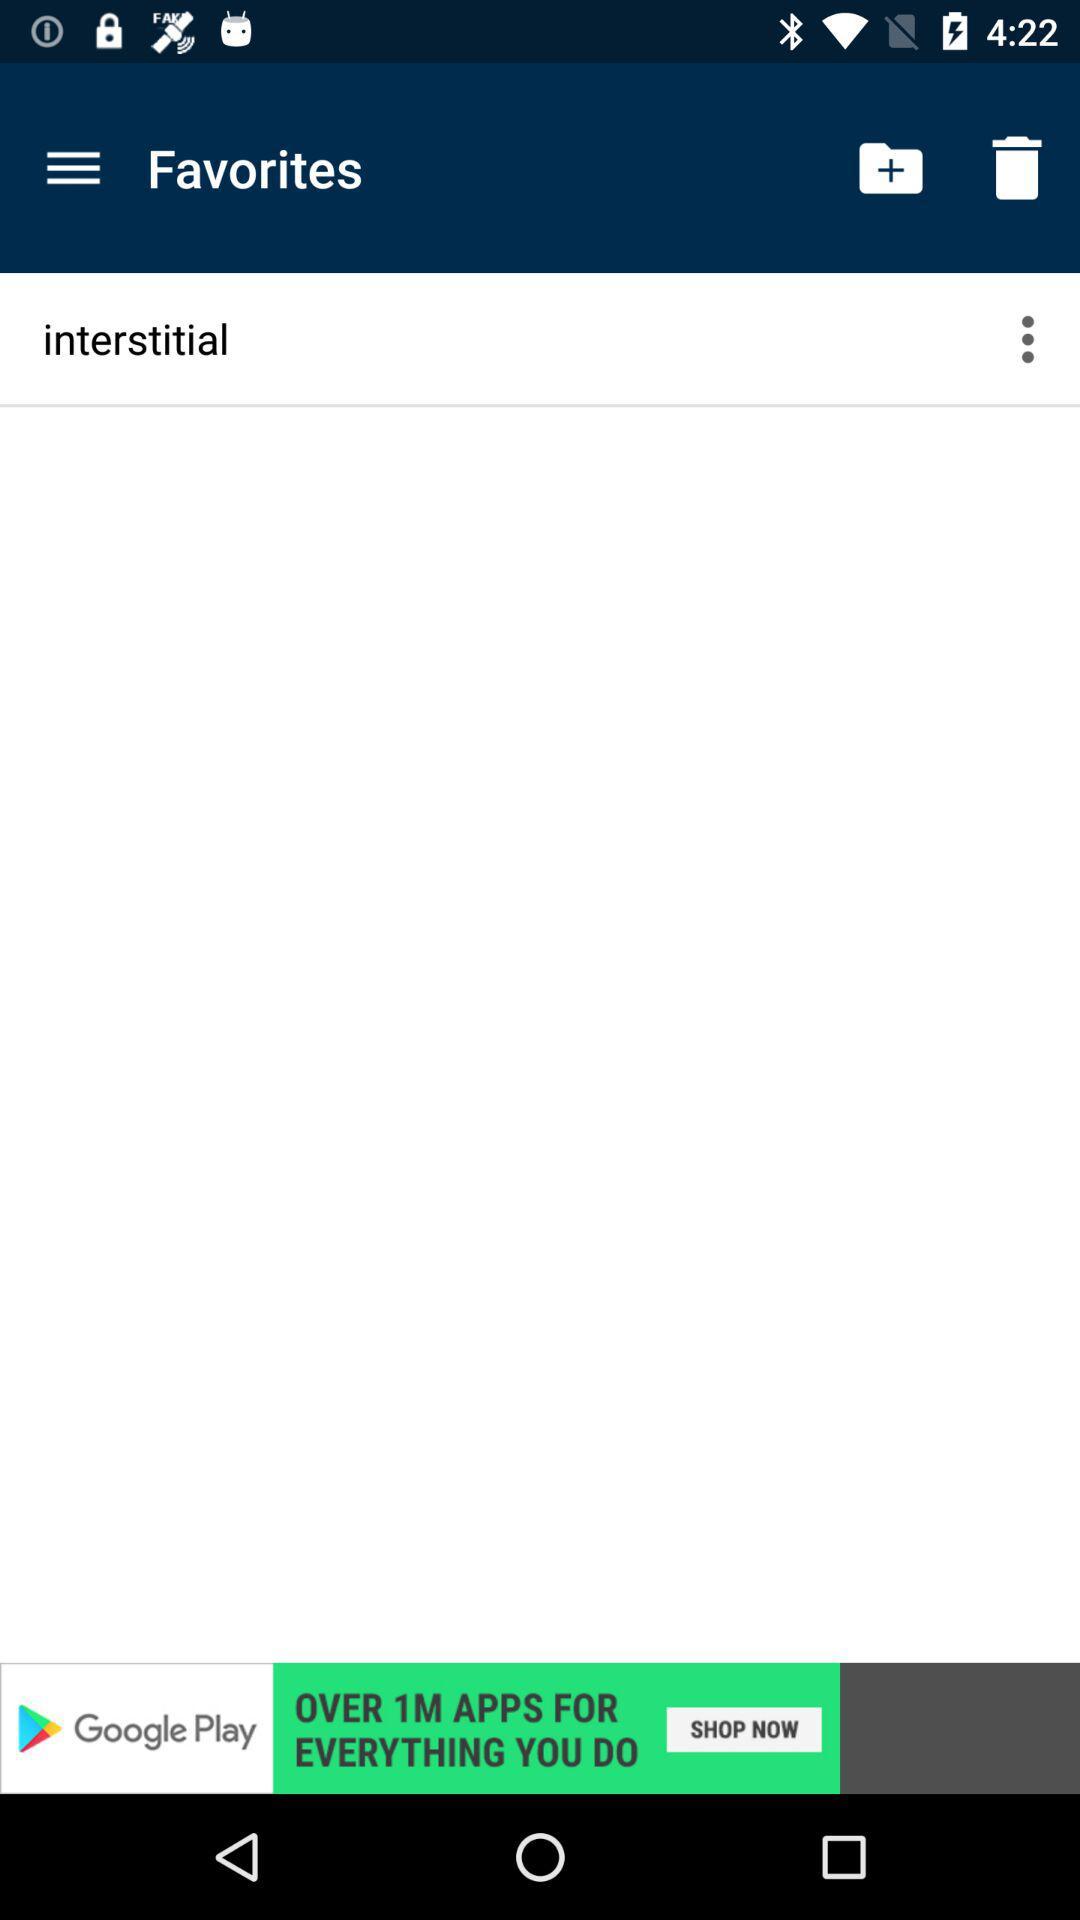 This screenshot has width=1080, height=1920. Describe the element at coordinates (1039, 338) in the screenshot. I see `ellipse` at that location.